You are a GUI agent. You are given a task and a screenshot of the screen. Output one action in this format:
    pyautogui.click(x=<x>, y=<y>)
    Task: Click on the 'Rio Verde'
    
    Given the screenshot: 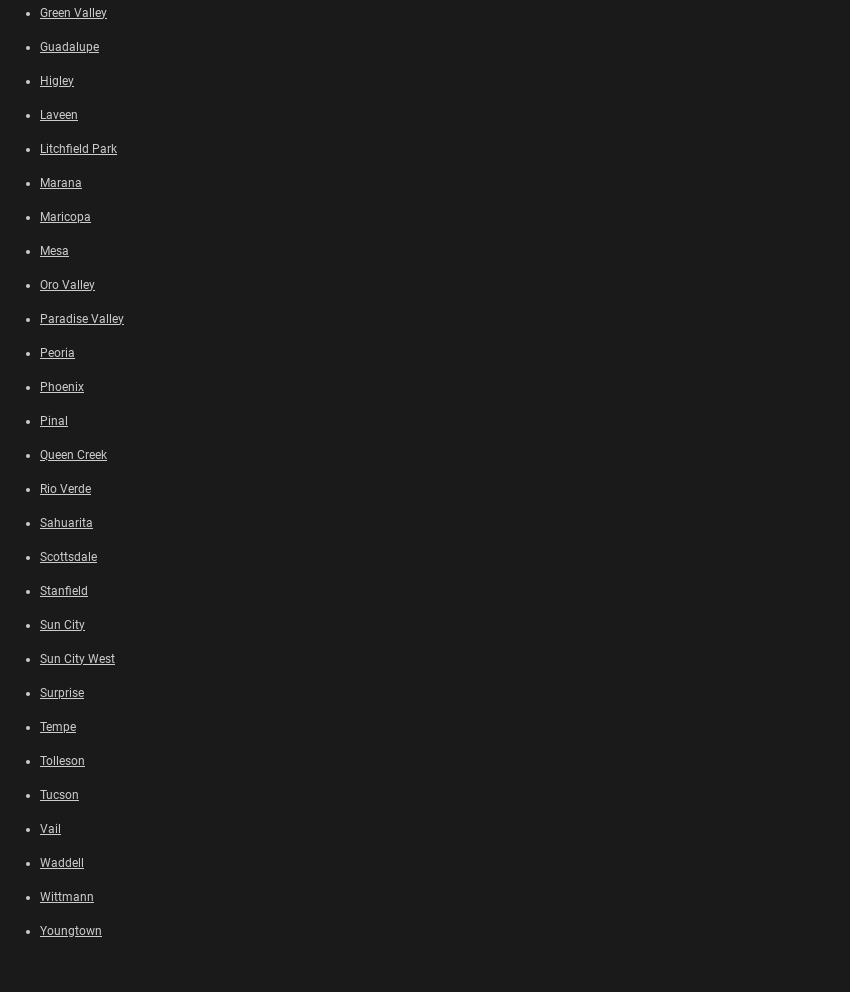 What is the action you would take?
    pyautogui.click(x=65, y=487)
    